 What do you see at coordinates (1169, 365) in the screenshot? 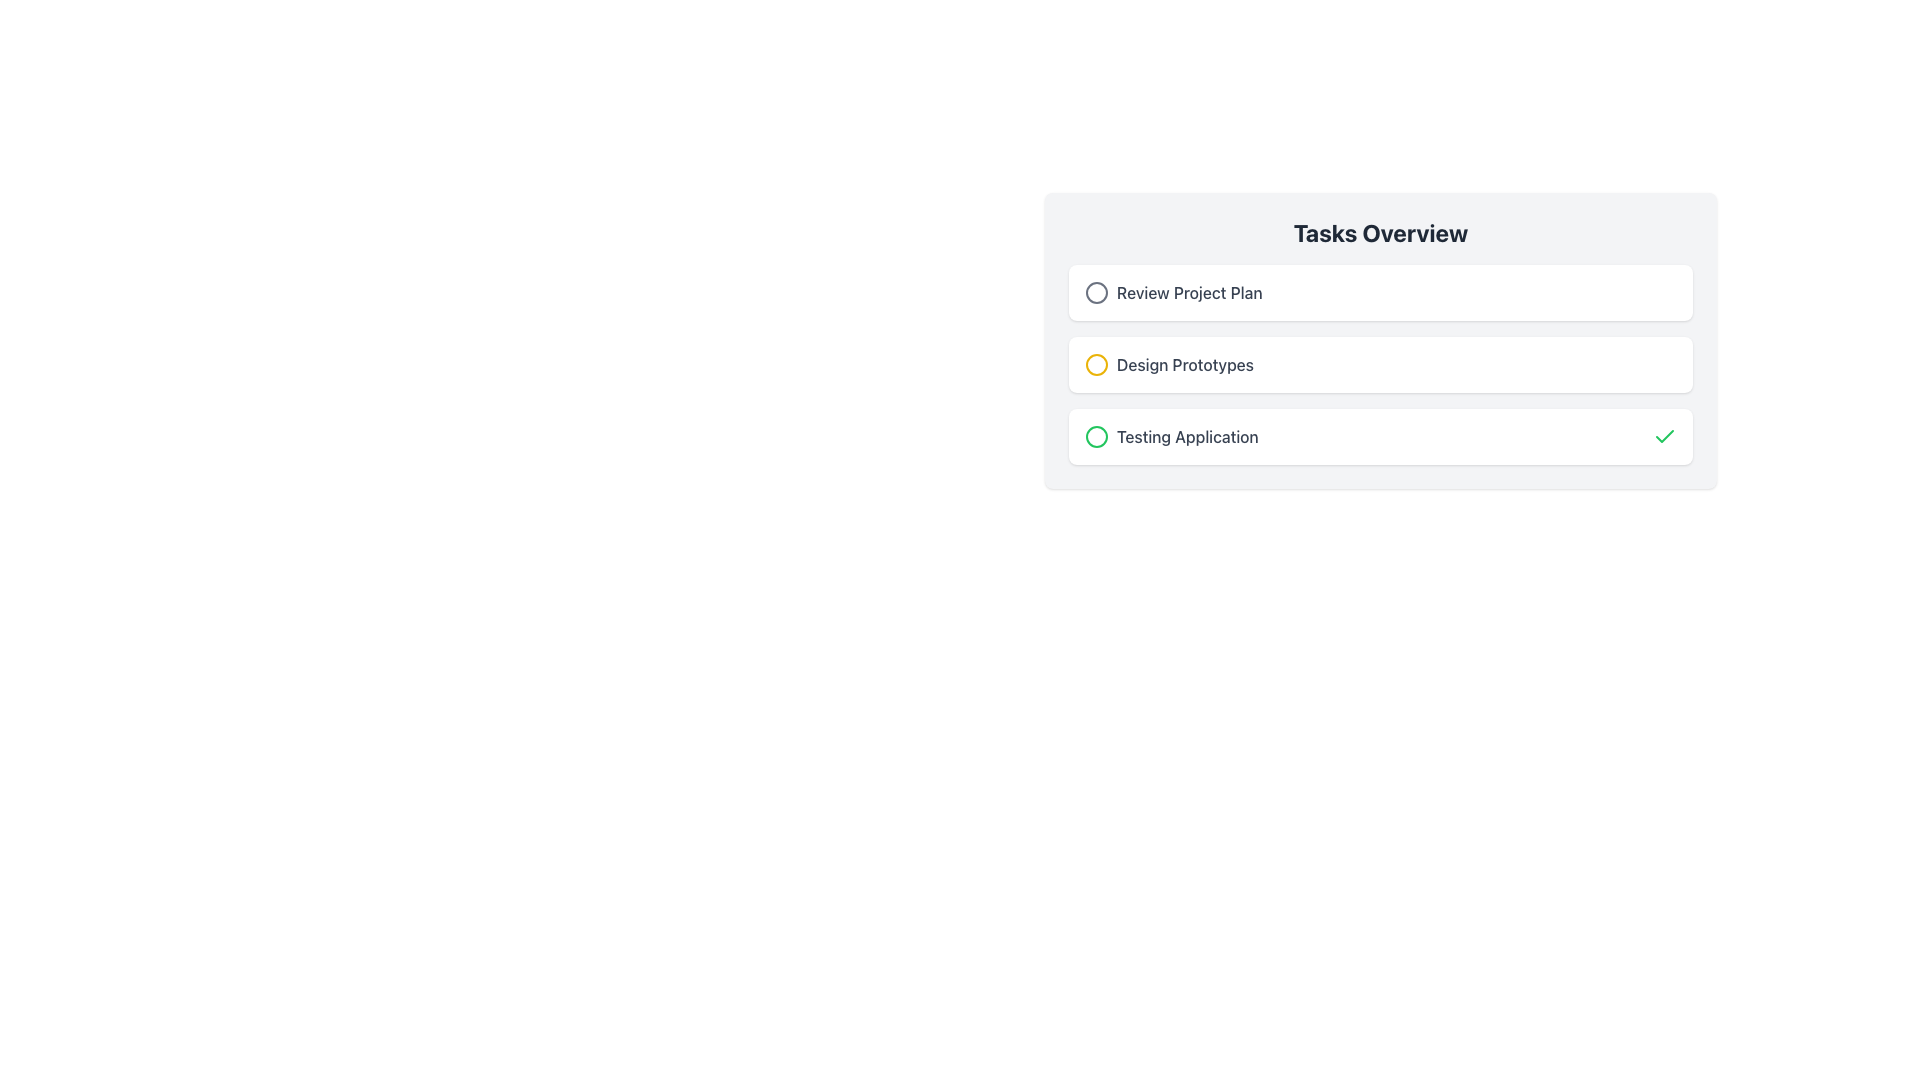
I see `the 'Design Prototypes' task in the 'Tasks Overview' list` at bounding box center [1169, 365].